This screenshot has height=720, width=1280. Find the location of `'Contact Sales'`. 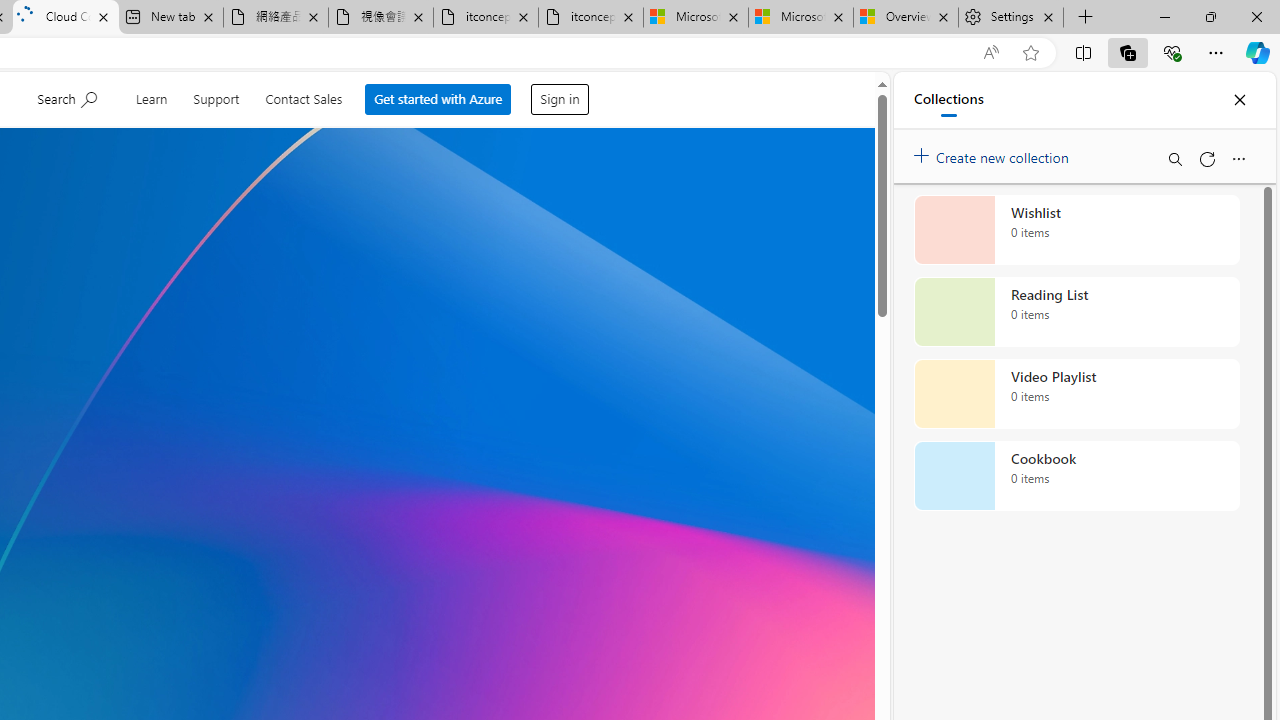

'Contact Sales' is located at coordinates (305, 96).